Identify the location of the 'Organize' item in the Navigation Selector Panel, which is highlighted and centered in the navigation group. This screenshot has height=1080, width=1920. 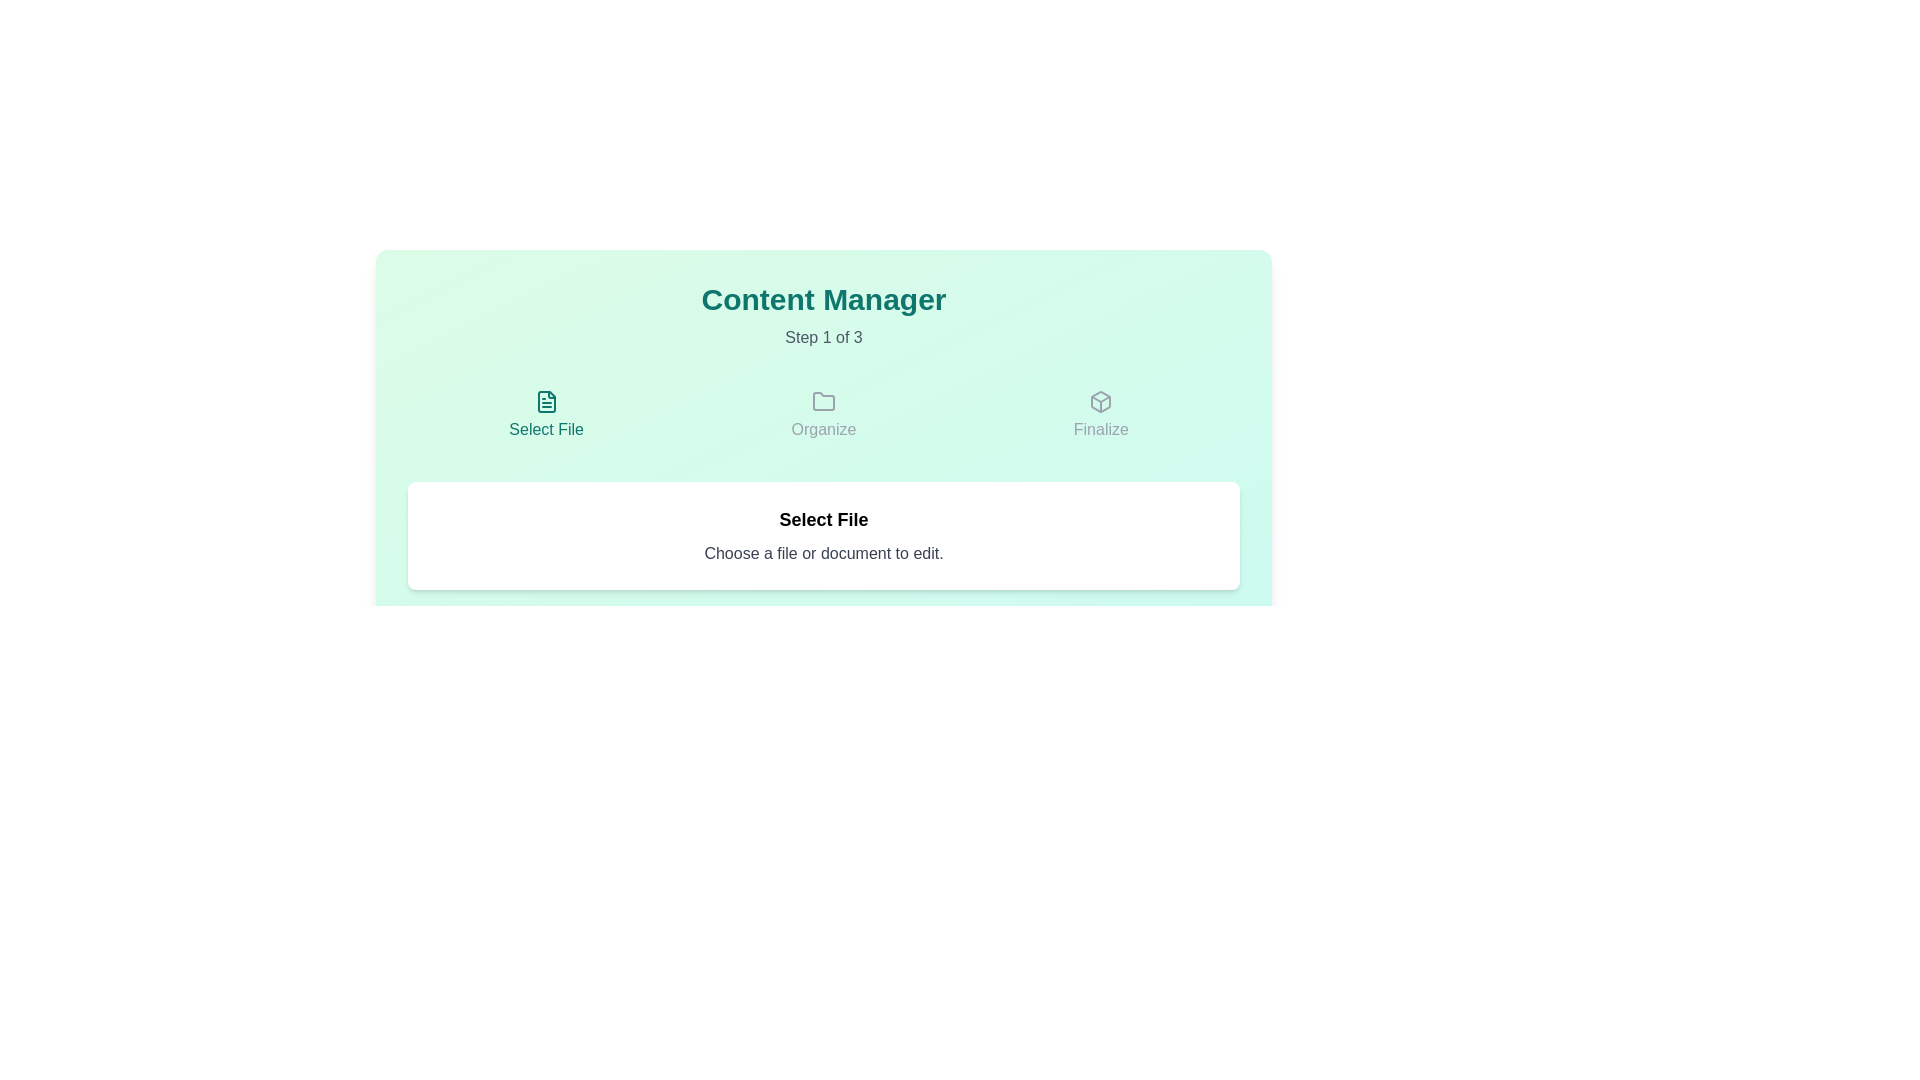
(824, 415).